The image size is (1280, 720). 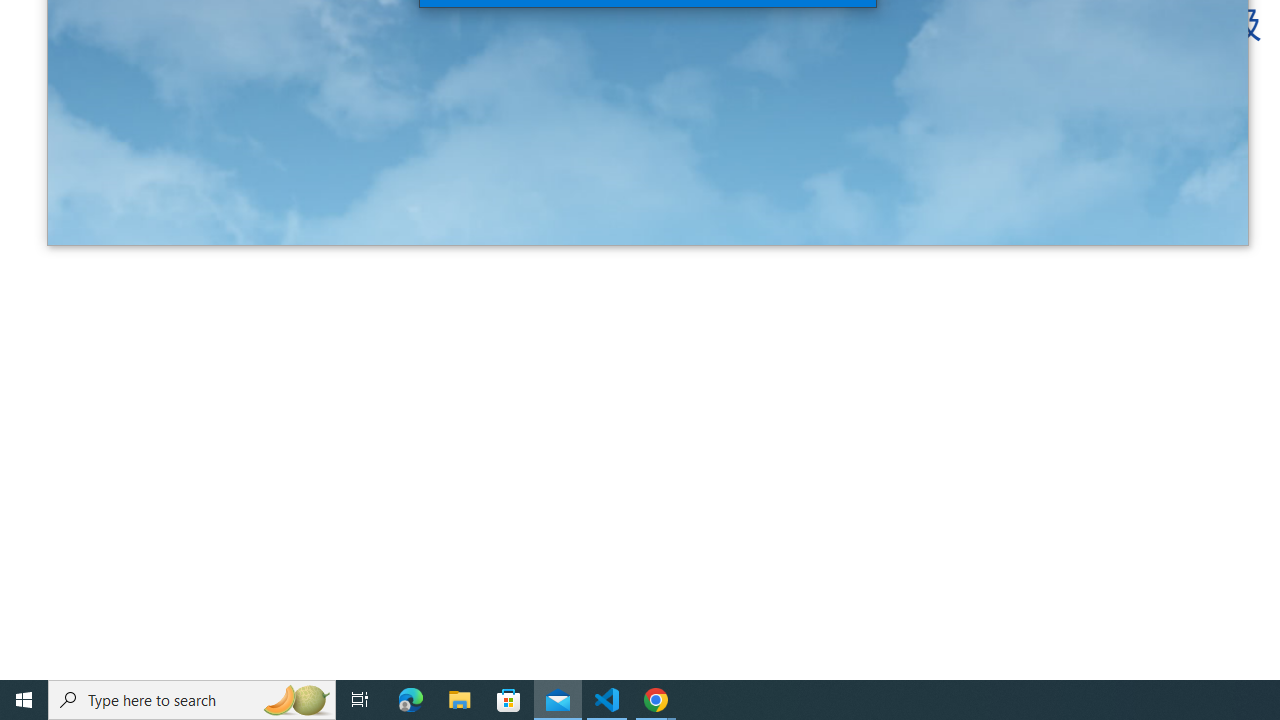 I want to click on 'Microsoft Edge', so click(x=410, y=698).